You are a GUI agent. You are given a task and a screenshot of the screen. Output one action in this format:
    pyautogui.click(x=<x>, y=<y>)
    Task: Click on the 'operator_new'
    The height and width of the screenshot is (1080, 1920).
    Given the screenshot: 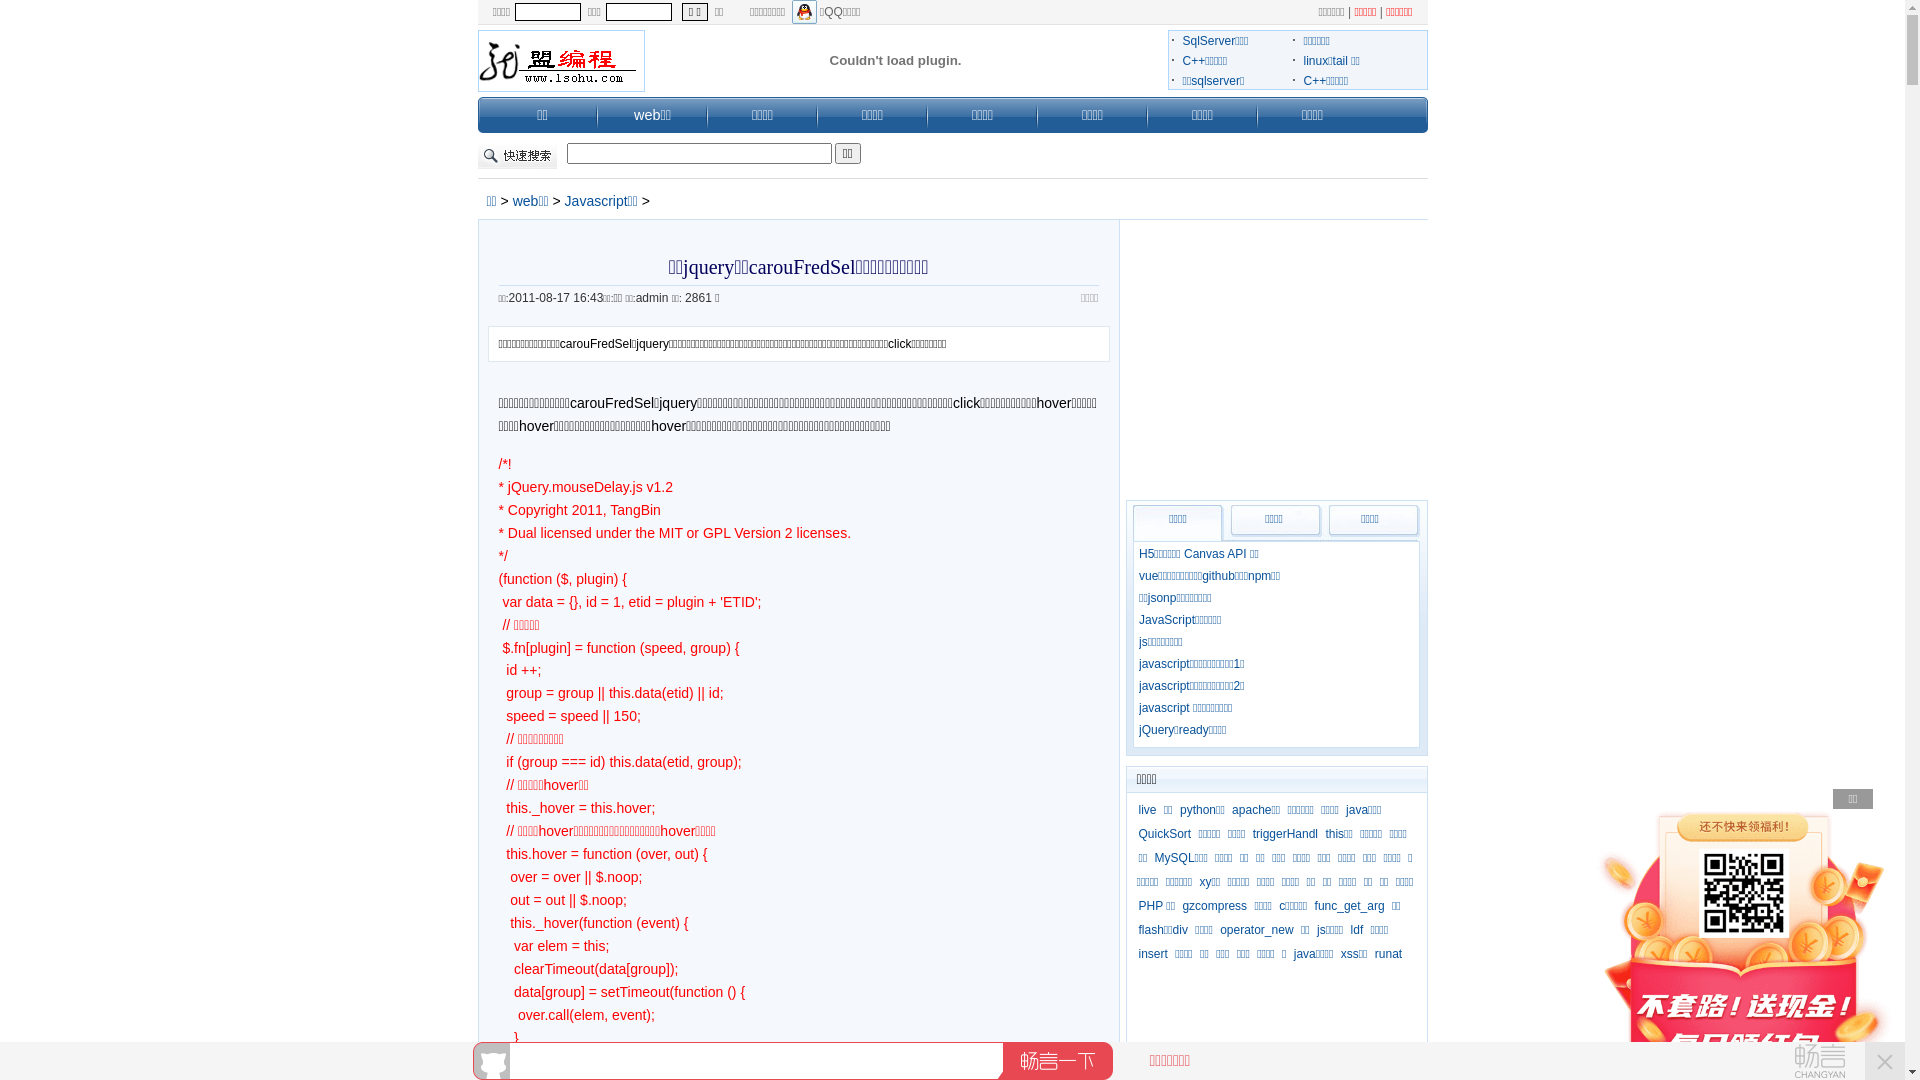 What is the action you would take?
    pyautogui.click(x=1255, y=929)
    